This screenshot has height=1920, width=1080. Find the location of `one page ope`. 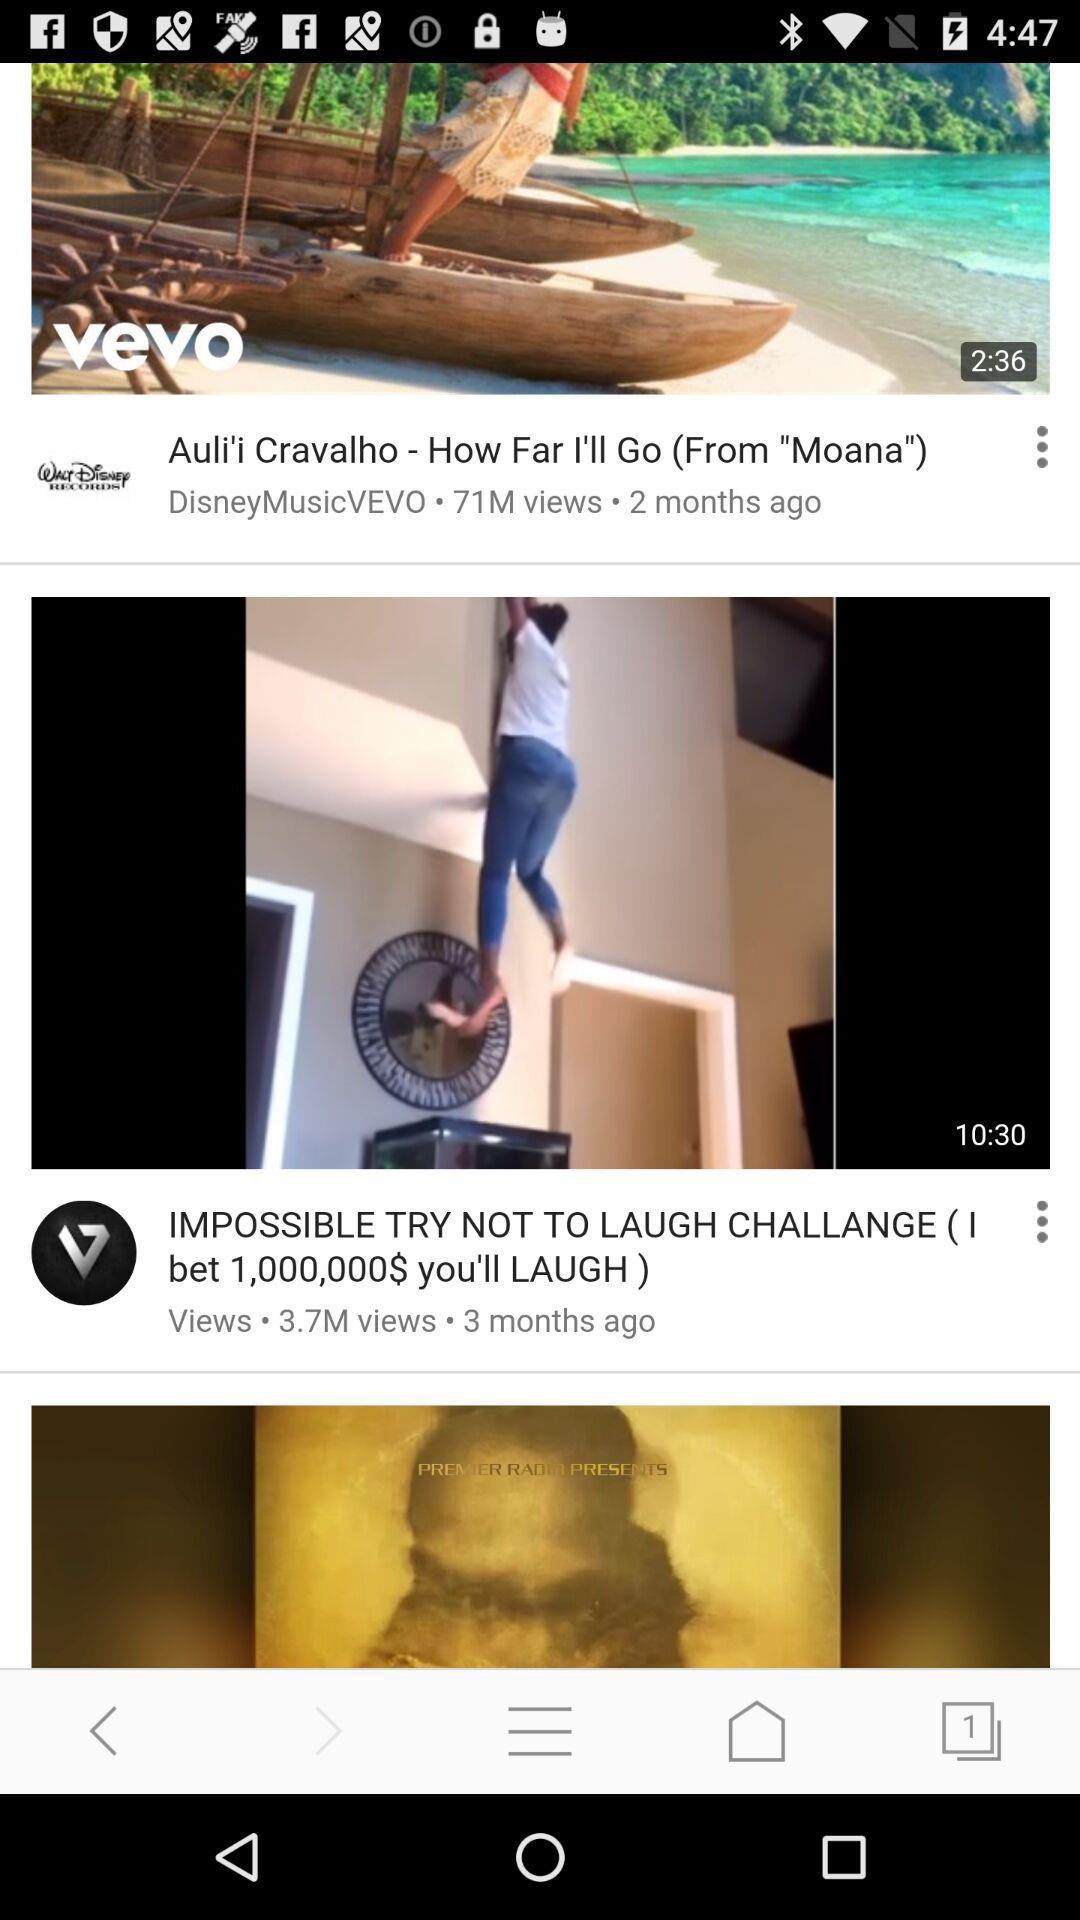

one page ope is located at coordinates (971, 1730).